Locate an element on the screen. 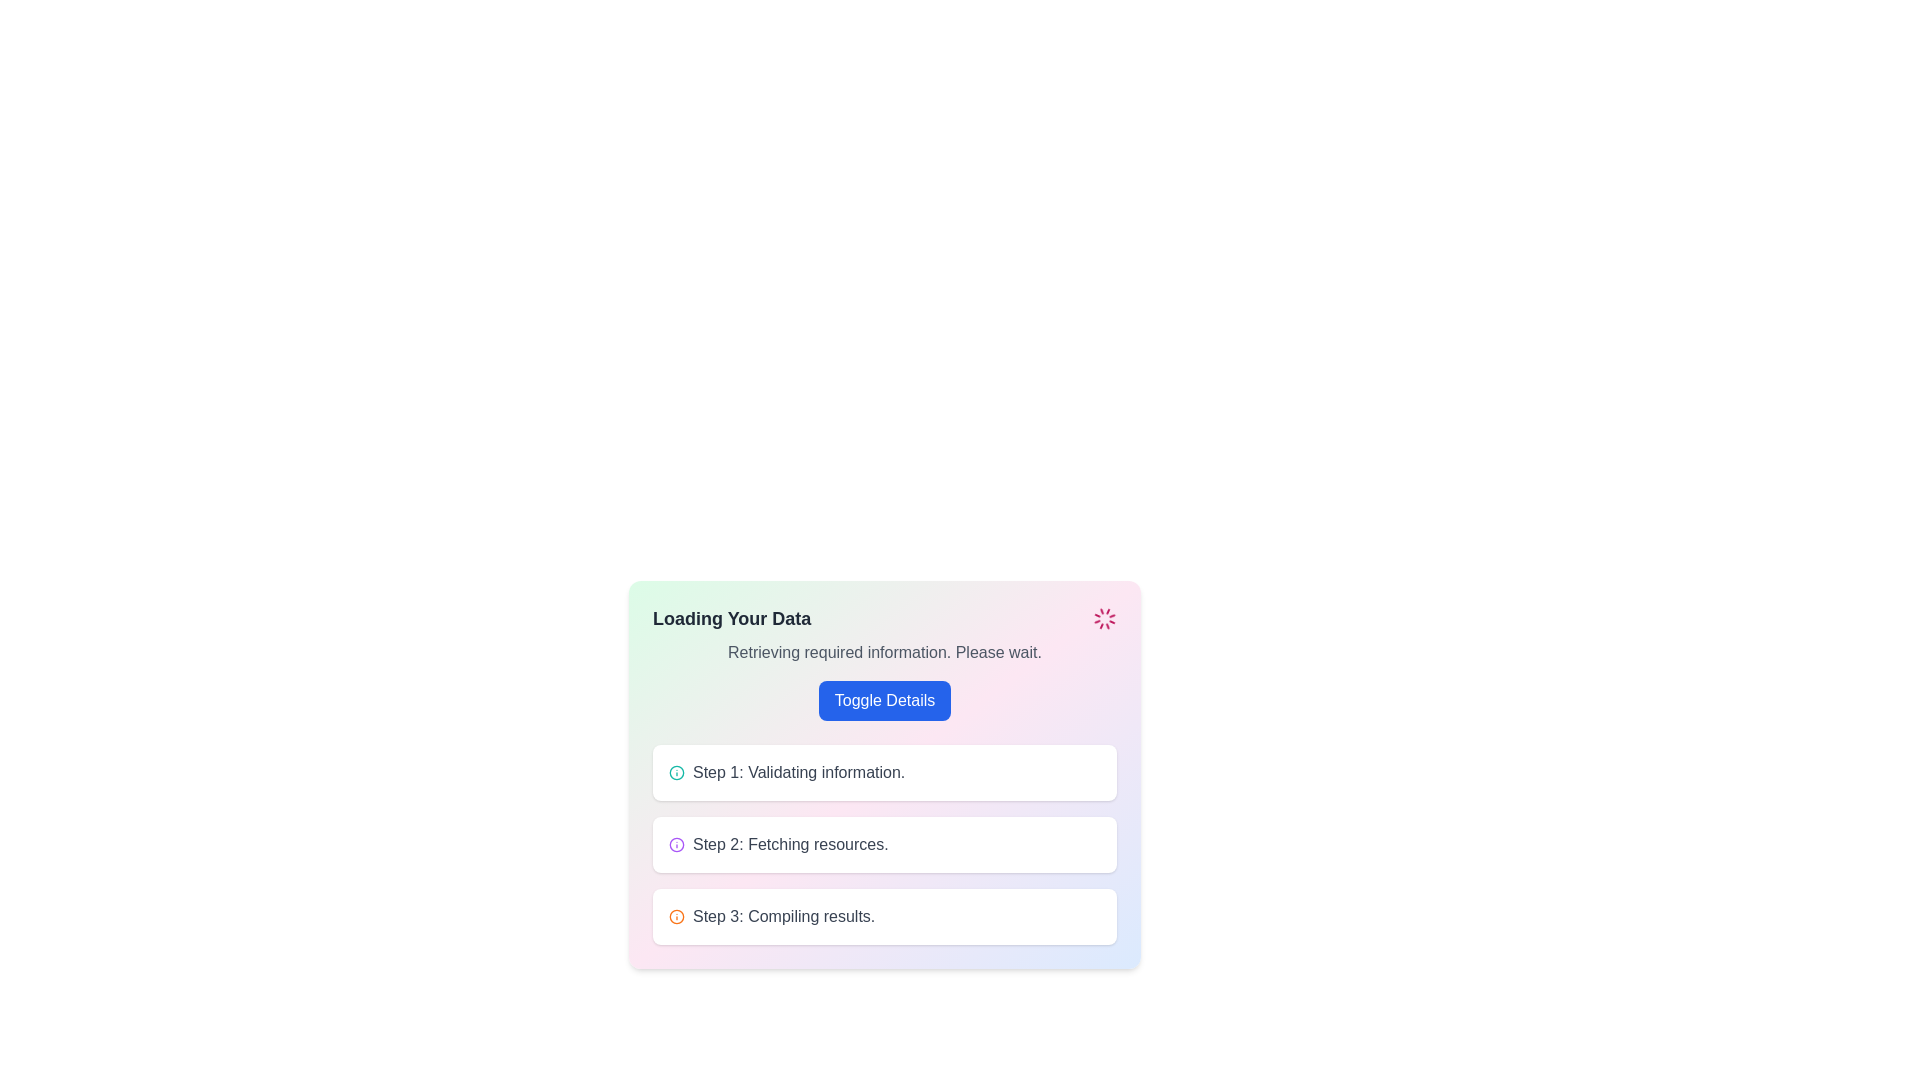 The height and width of the screenshot is (1080, 1920). the static text element displaying 'Retrieving required information. Please wait.' which is located below the title 'Loading Your Data' and above the button 'Toggle Details' is located at coordinates (883, 652).